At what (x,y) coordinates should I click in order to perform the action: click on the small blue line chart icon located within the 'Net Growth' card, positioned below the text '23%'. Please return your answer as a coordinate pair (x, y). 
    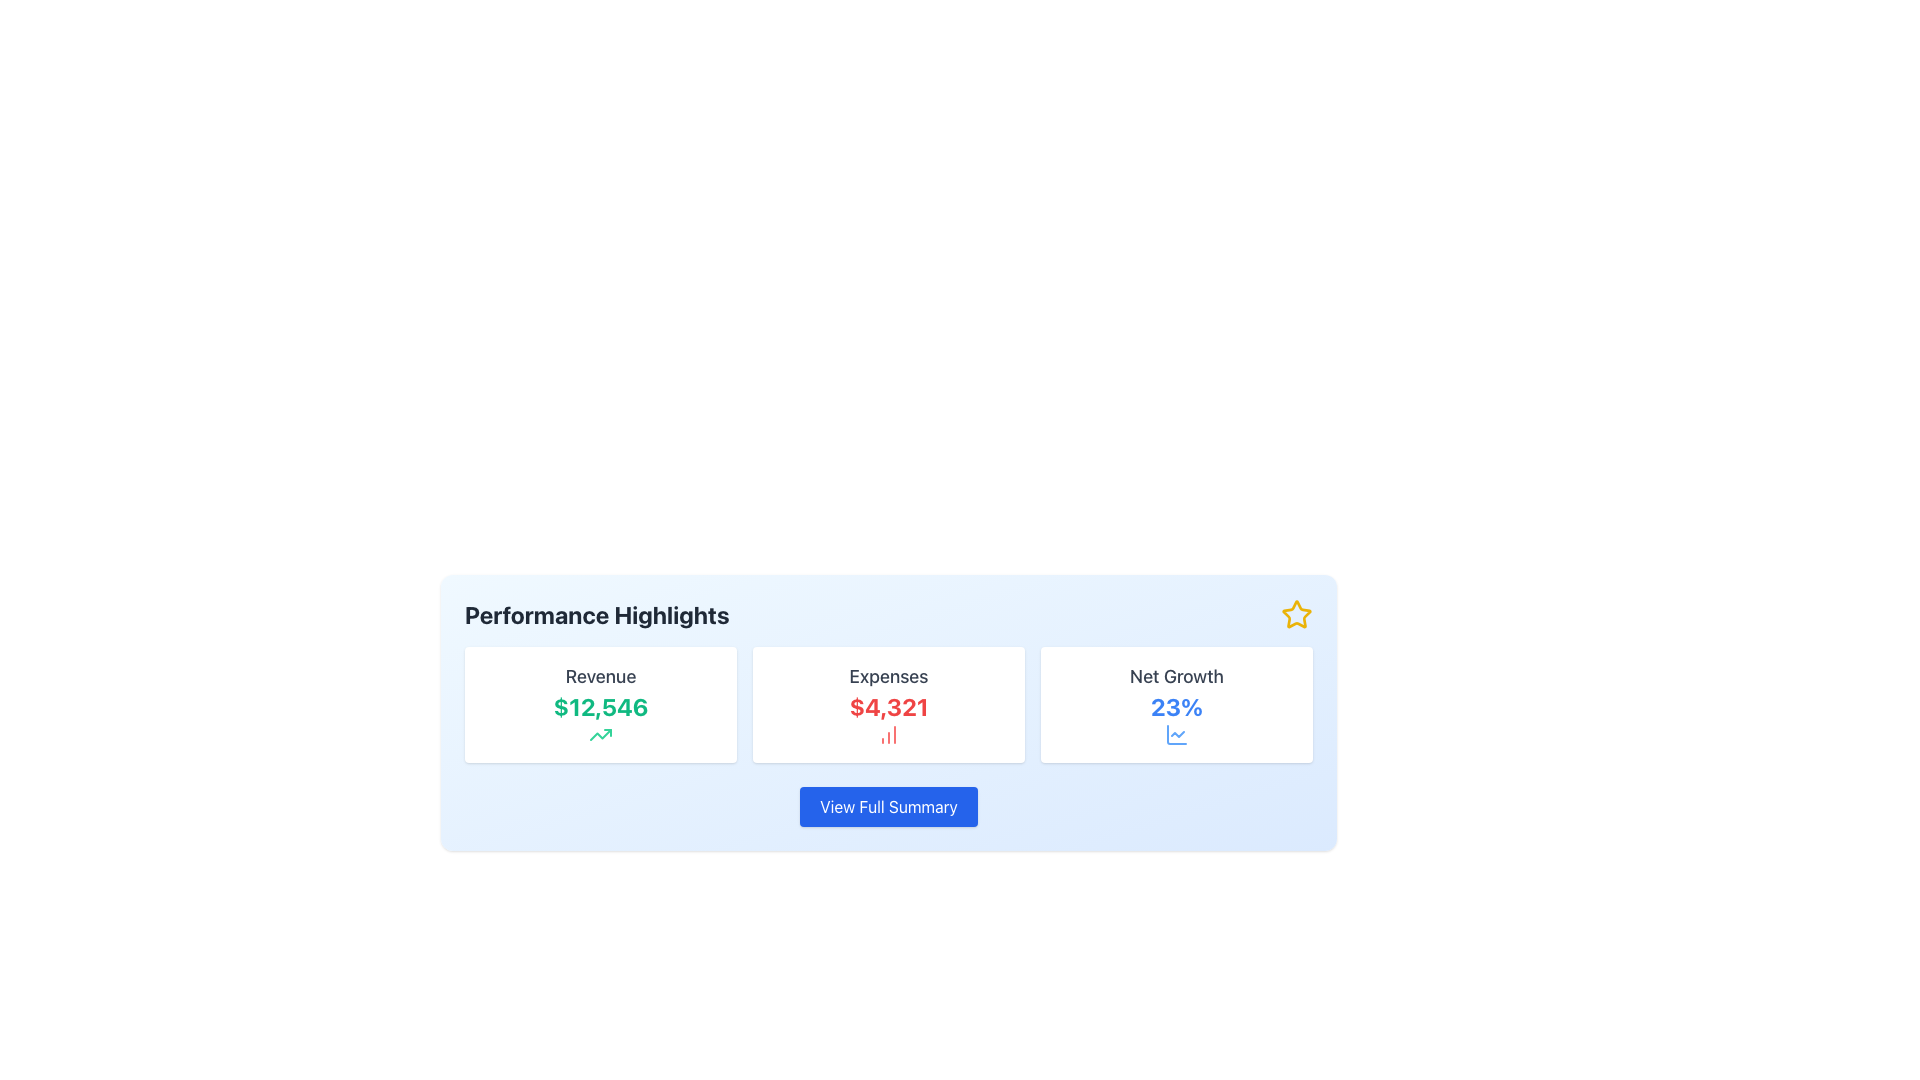
    Looking at the image, I should click on (1176, 735).